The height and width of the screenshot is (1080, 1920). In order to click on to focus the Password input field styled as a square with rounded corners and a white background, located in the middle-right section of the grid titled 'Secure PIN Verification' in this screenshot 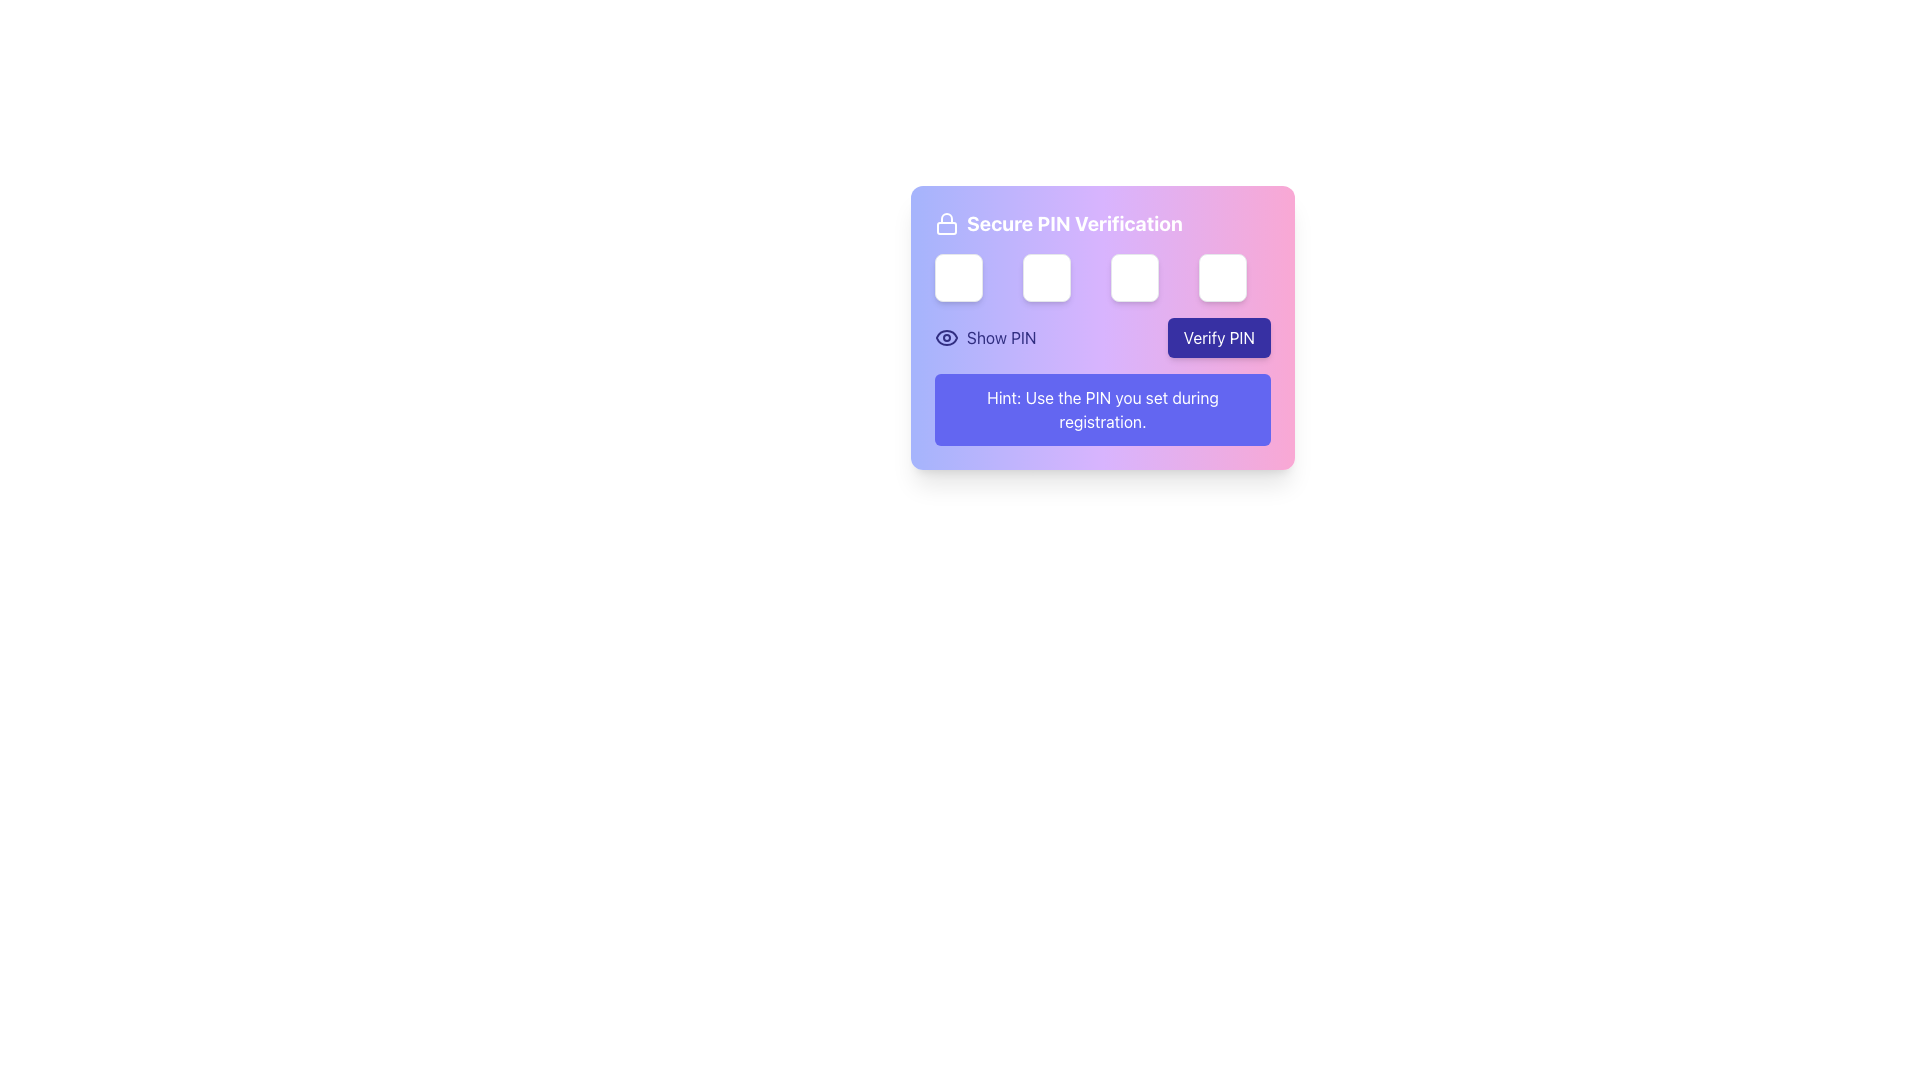, I will do `click(1134, 277)`.